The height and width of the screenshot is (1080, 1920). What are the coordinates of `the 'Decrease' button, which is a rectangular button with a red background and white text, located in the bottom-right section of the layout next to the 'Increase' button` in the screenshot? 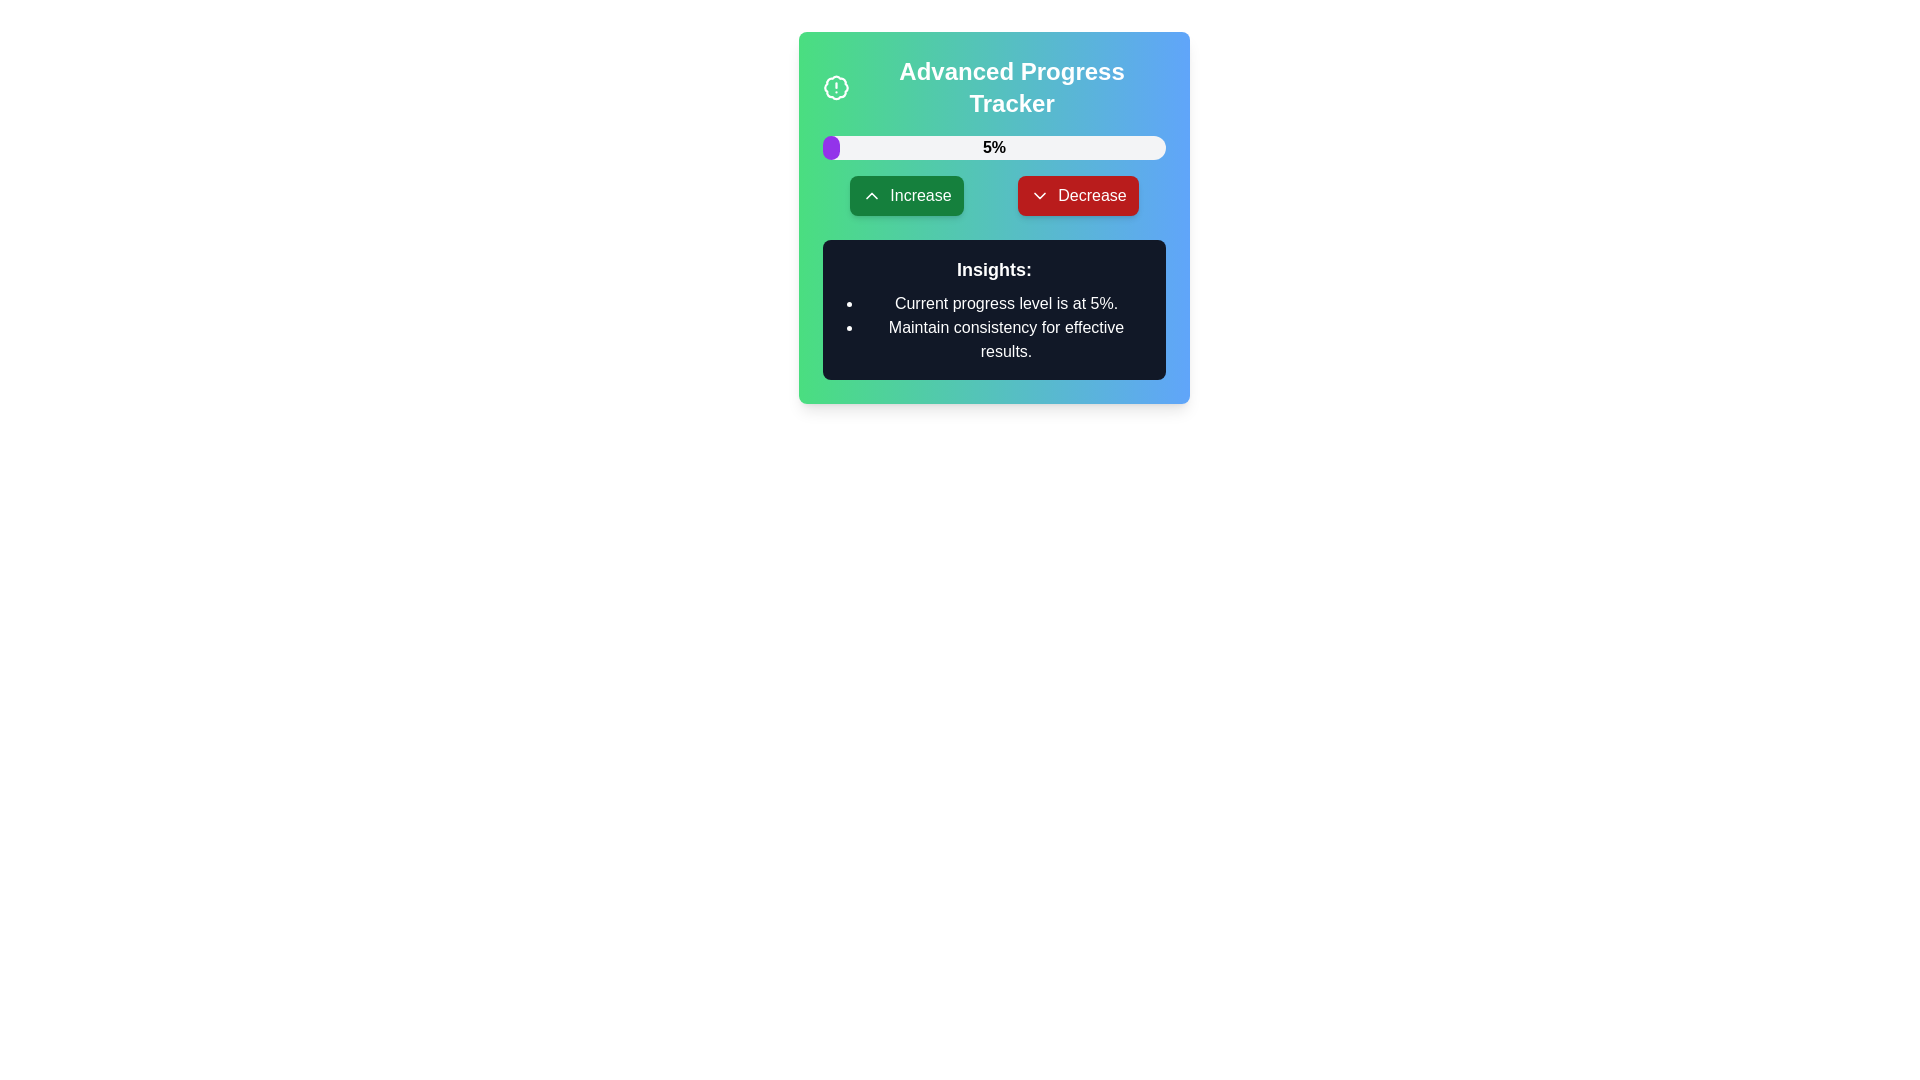 It's located at (1077, 196).